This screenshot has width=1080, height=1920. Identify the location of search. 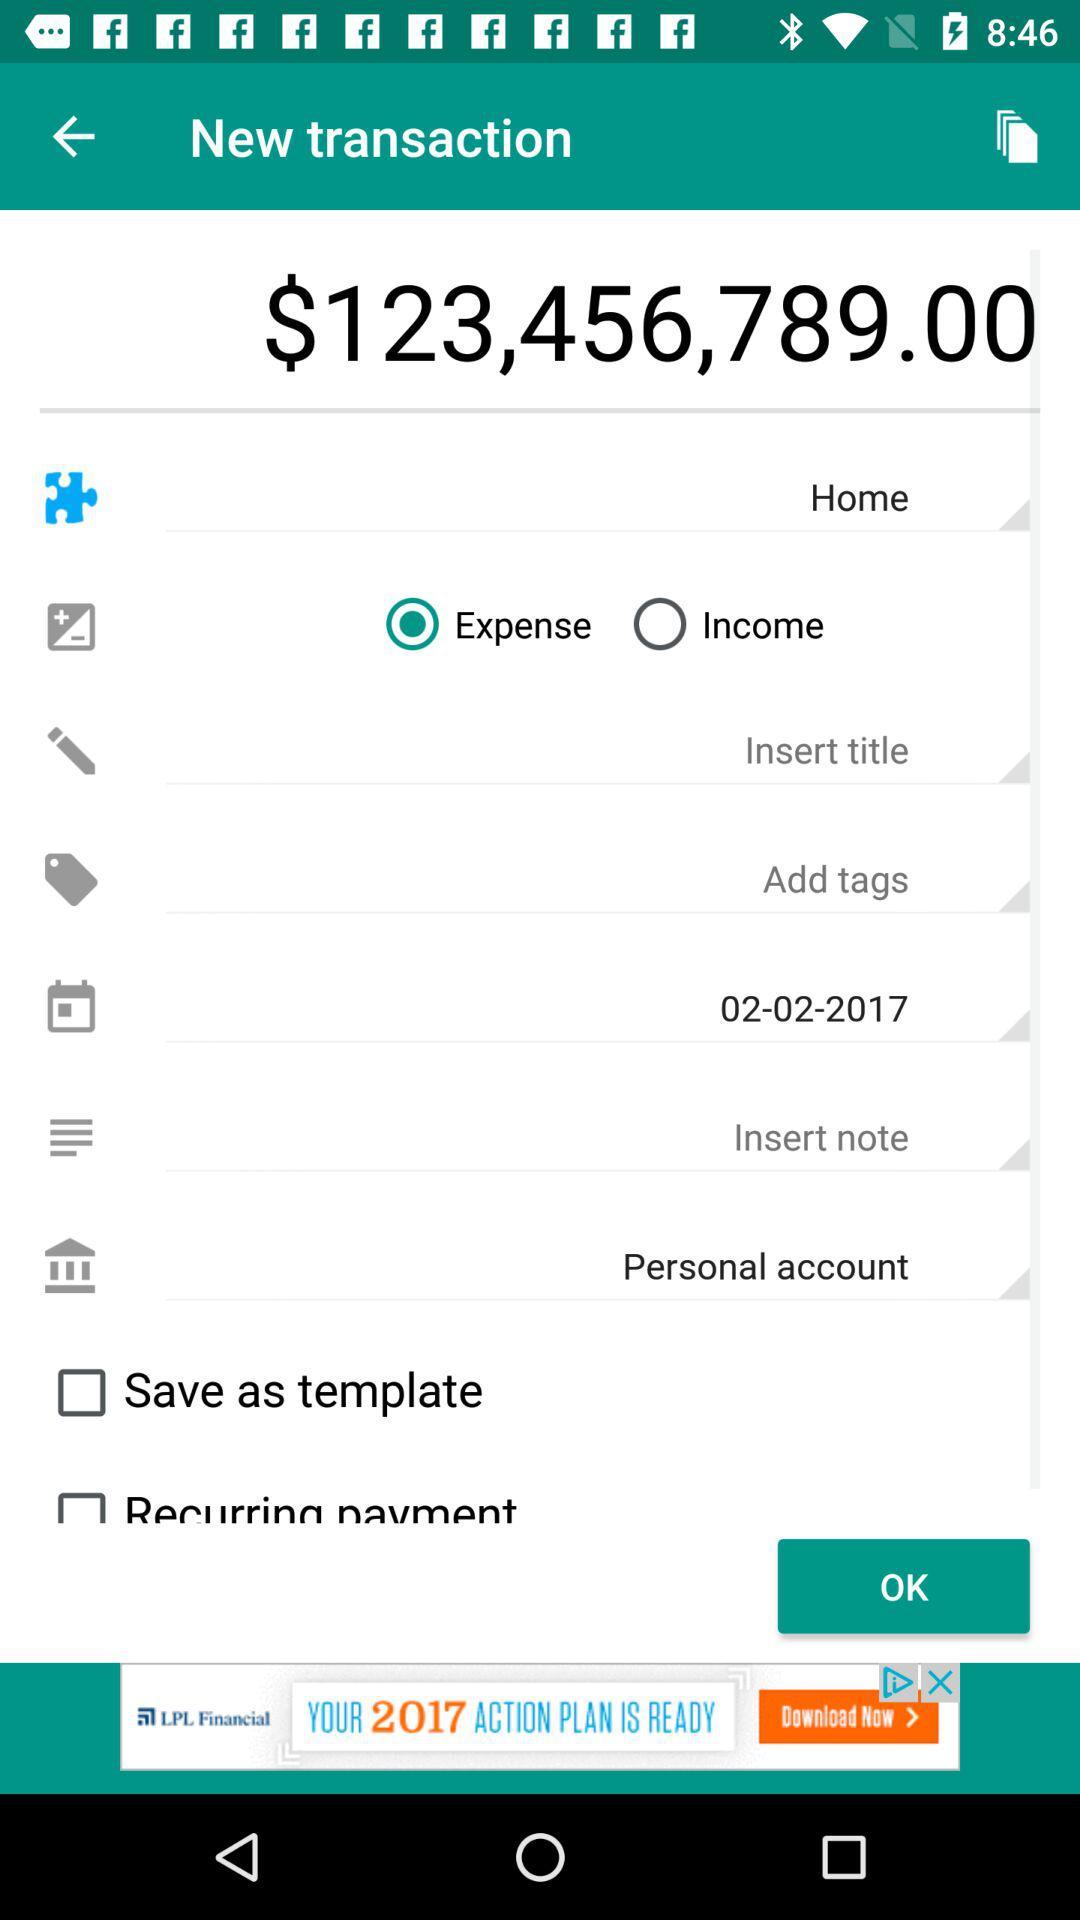
(80, 1498).